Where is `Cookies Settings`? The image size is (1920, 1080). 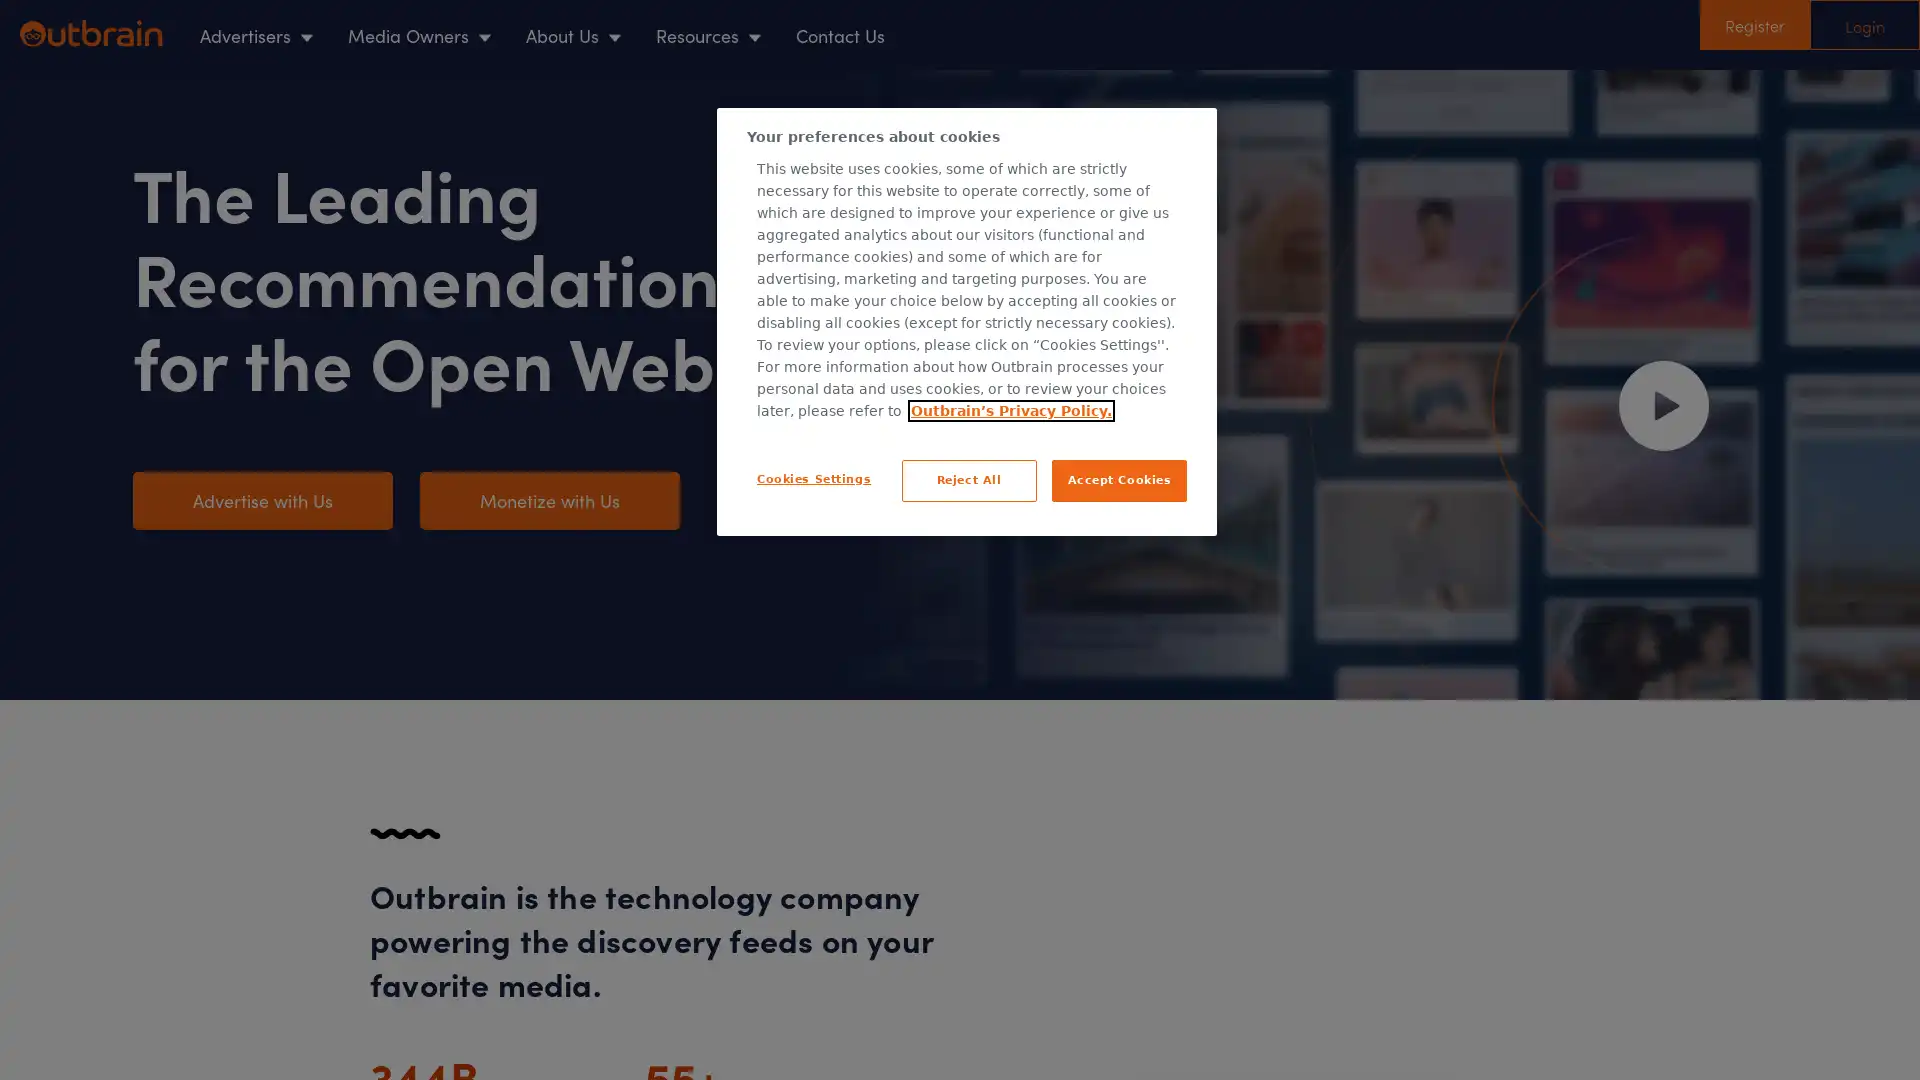
Cookies Settings is located at coordinates (814, 478).